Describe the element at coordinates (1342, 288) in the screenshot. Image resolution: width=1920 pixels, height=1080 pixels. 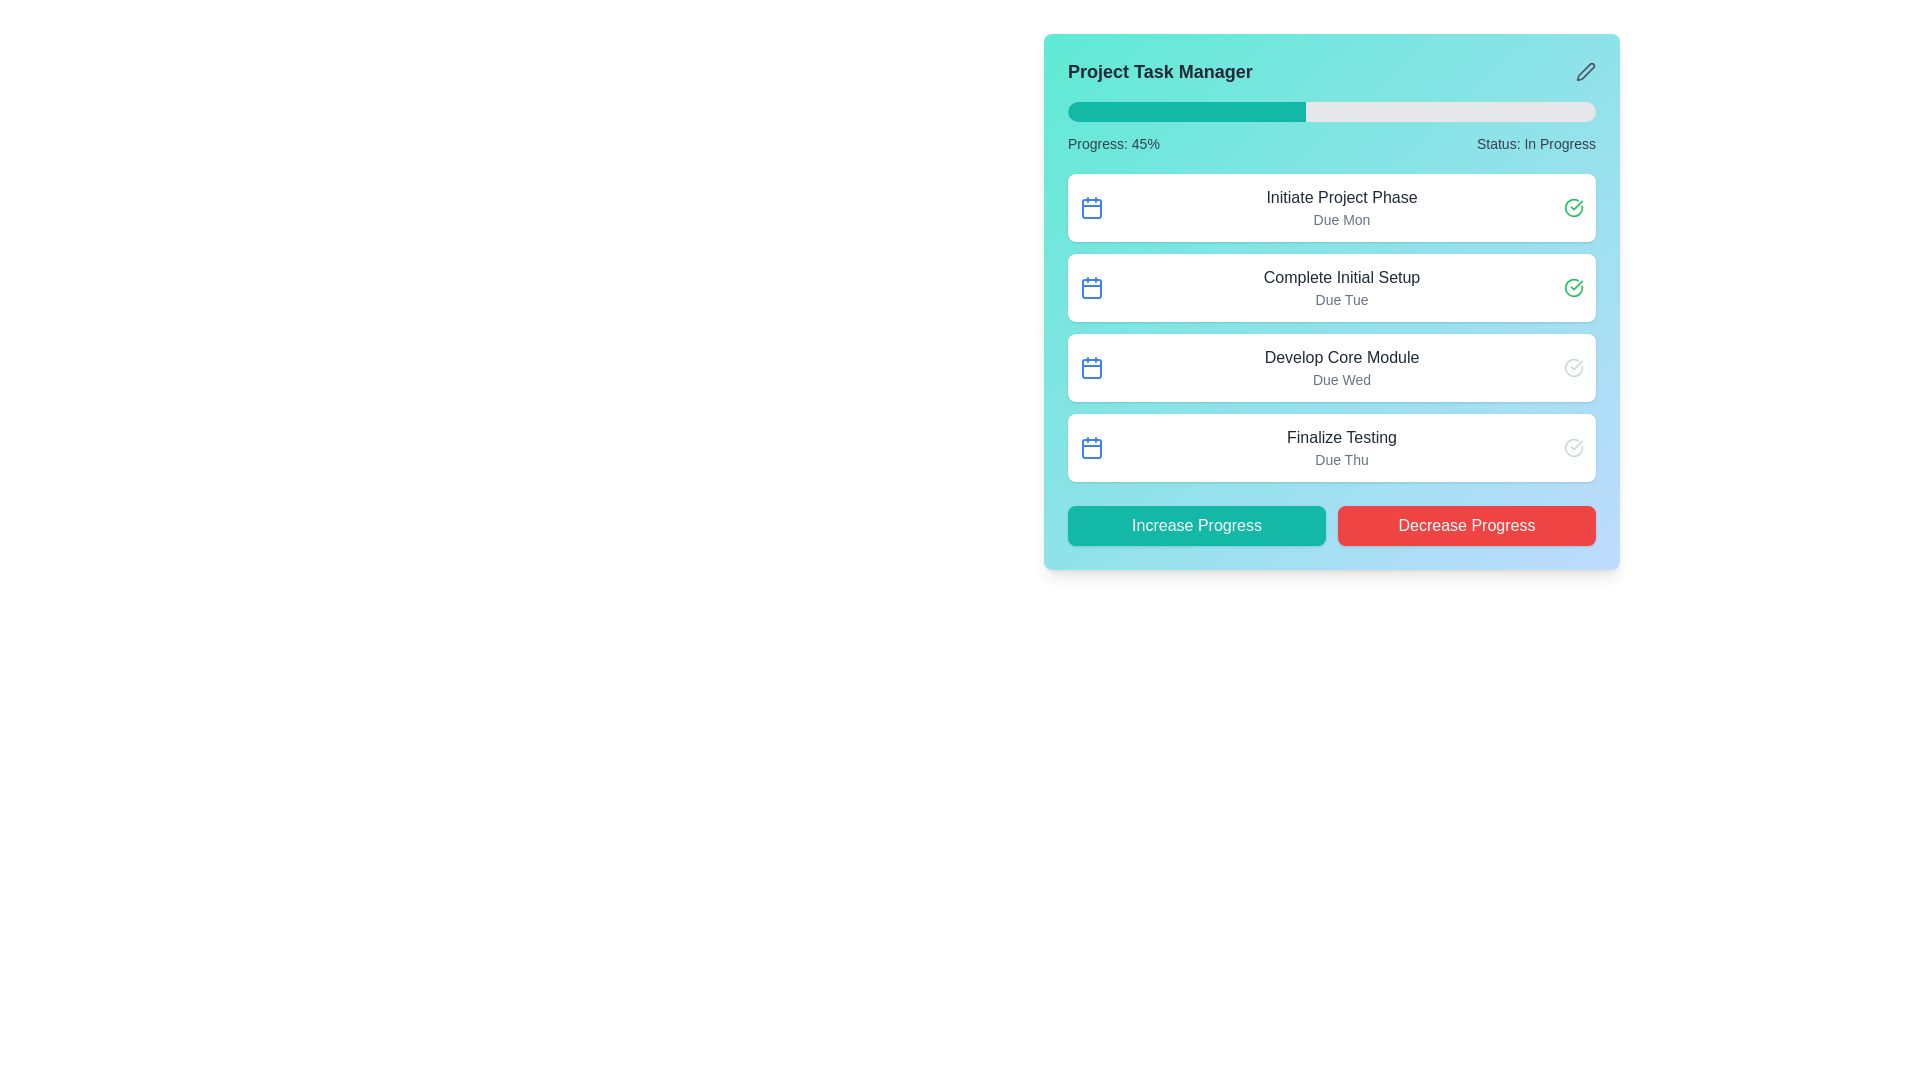
I see `the text block displaying 'Complete Initial Setup' with the due date 'Due Tue' in the task list` at that location.